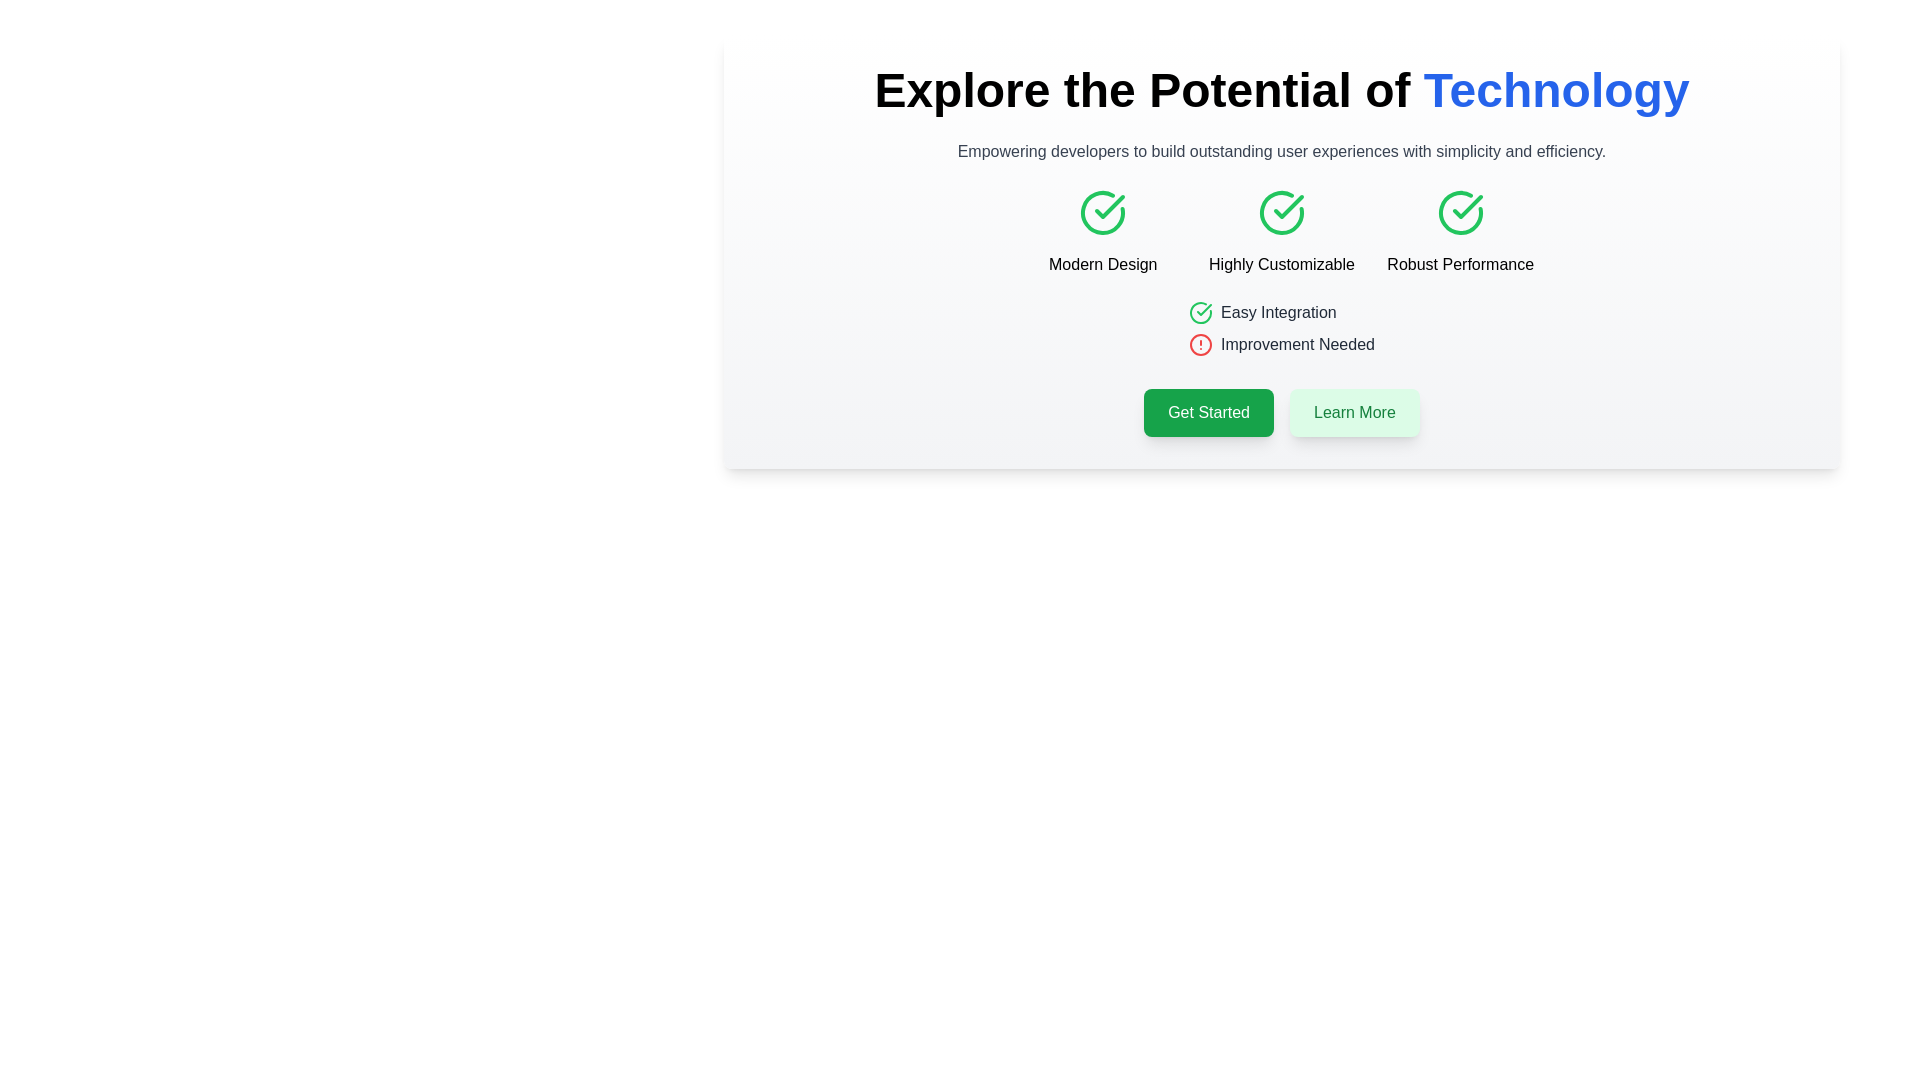 The height and width of the screenshot is (1080, 1920). Describe the element at coordinates (1288, 207) in the screenshot. I see `the decorative checkmark graphic that symbolizes a successful state, located within the circular icon corresponding to the 'Highly Customizable' label` at that location.